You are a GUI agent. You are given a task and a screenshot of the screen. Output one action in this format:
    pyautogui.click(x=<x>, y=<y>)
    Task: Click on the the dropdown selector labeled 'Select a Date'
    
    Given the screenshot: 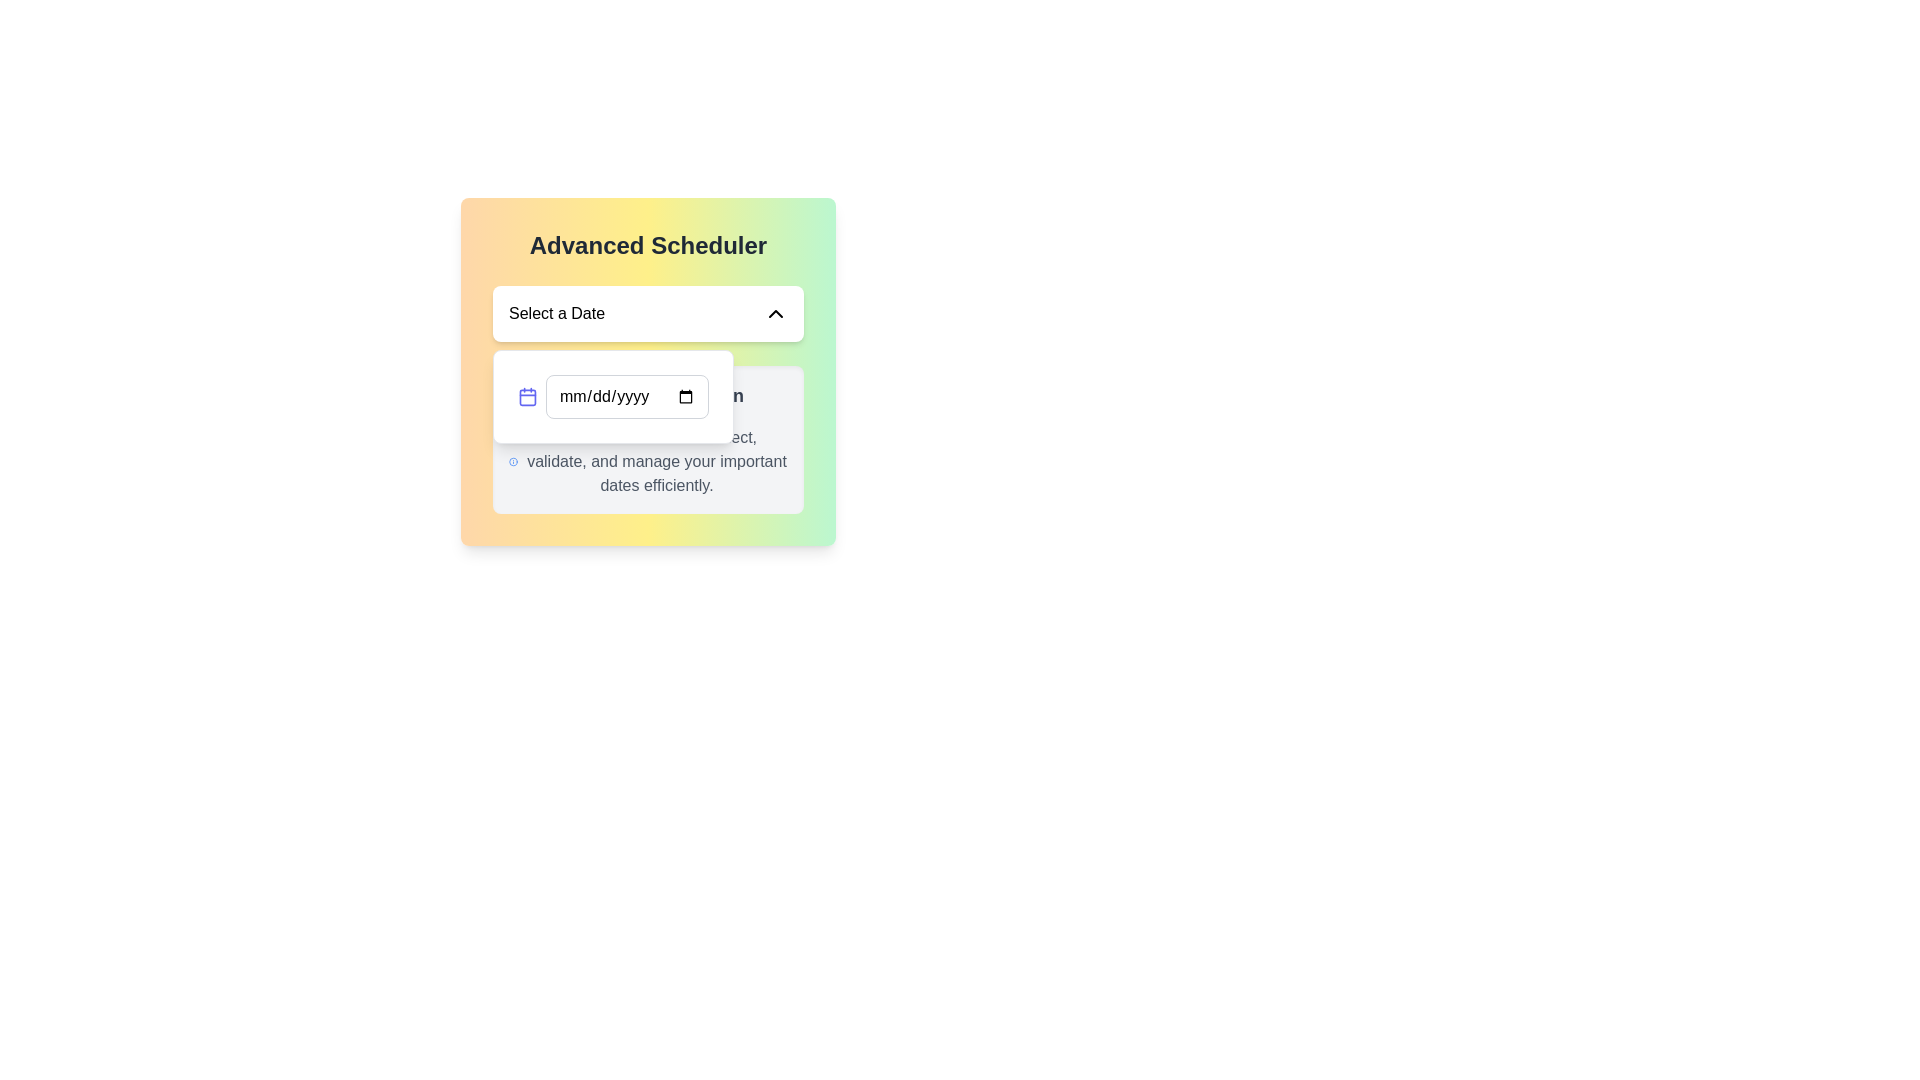 What is the action you would take?
    pyautogui.click(x=648, y=313)
    